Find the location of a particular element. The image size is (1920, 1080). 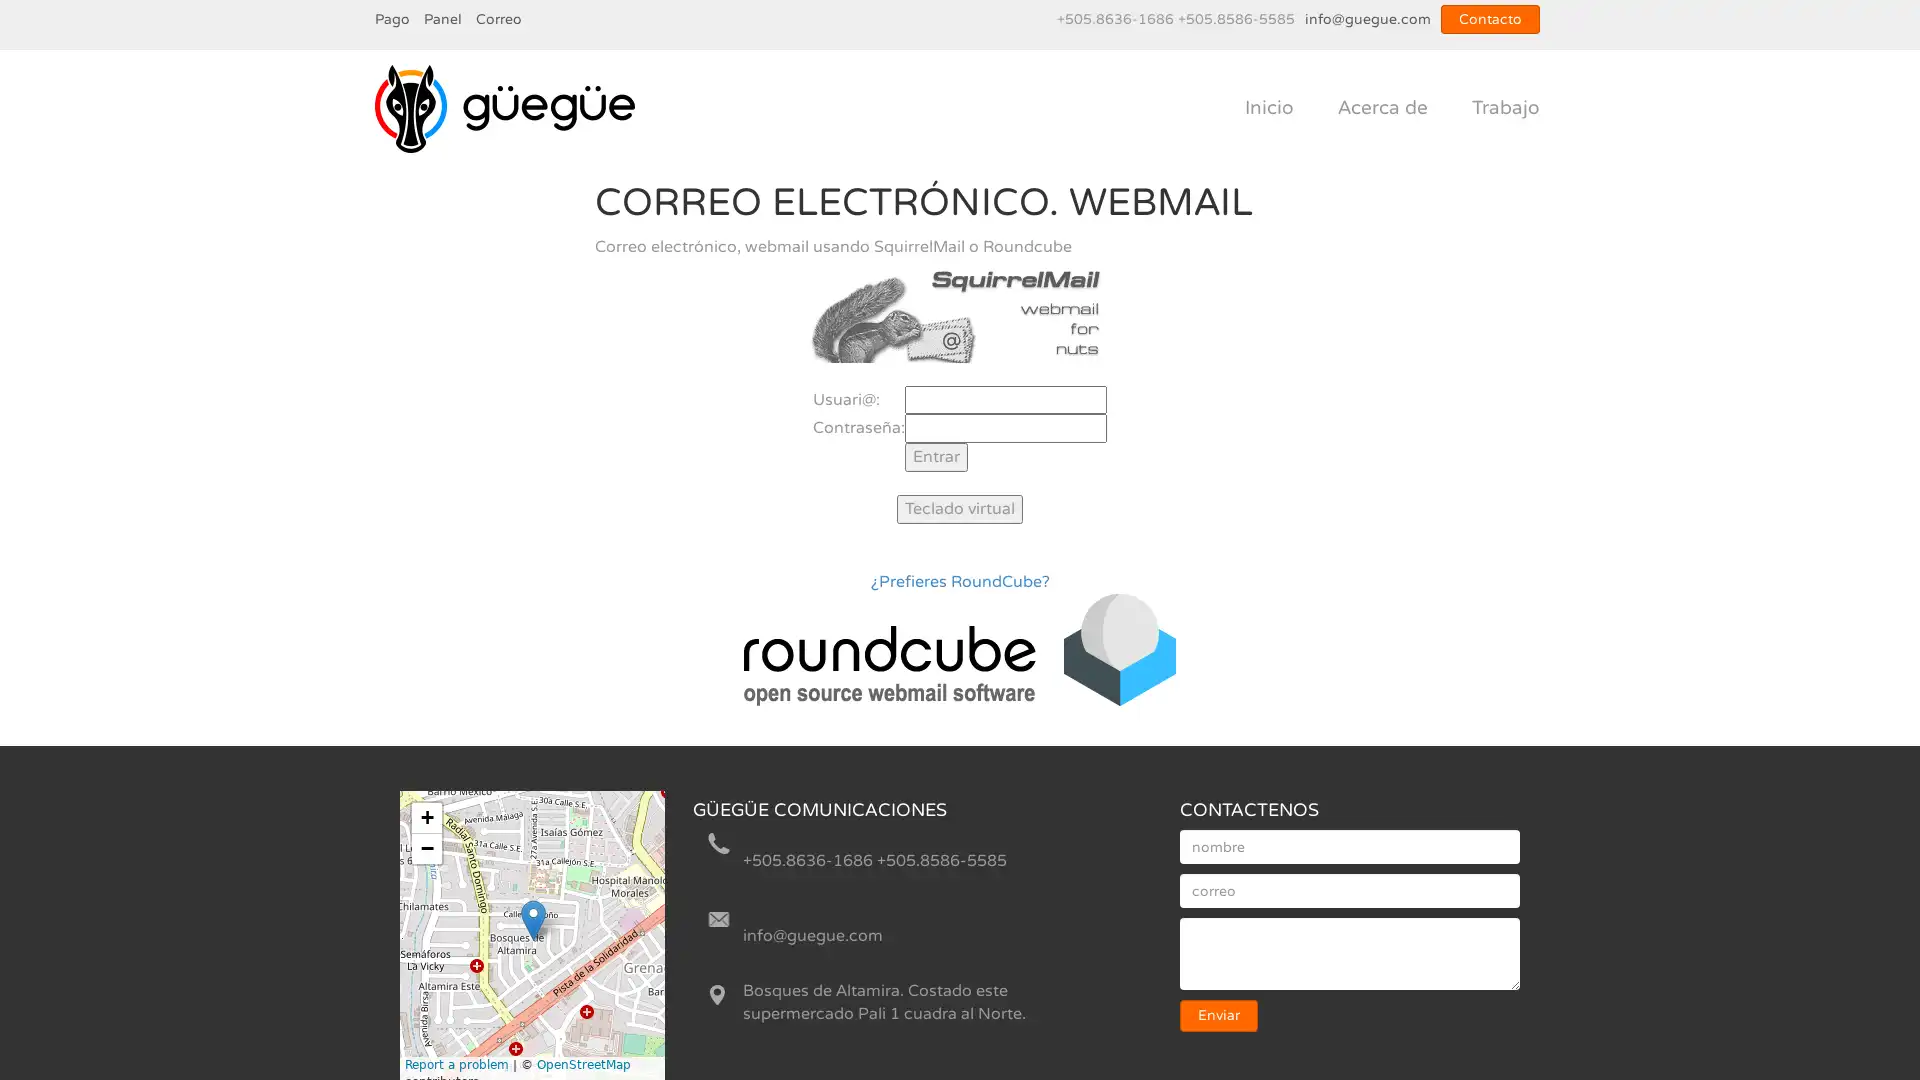

Contacto is located at coordinates (1490, 19).